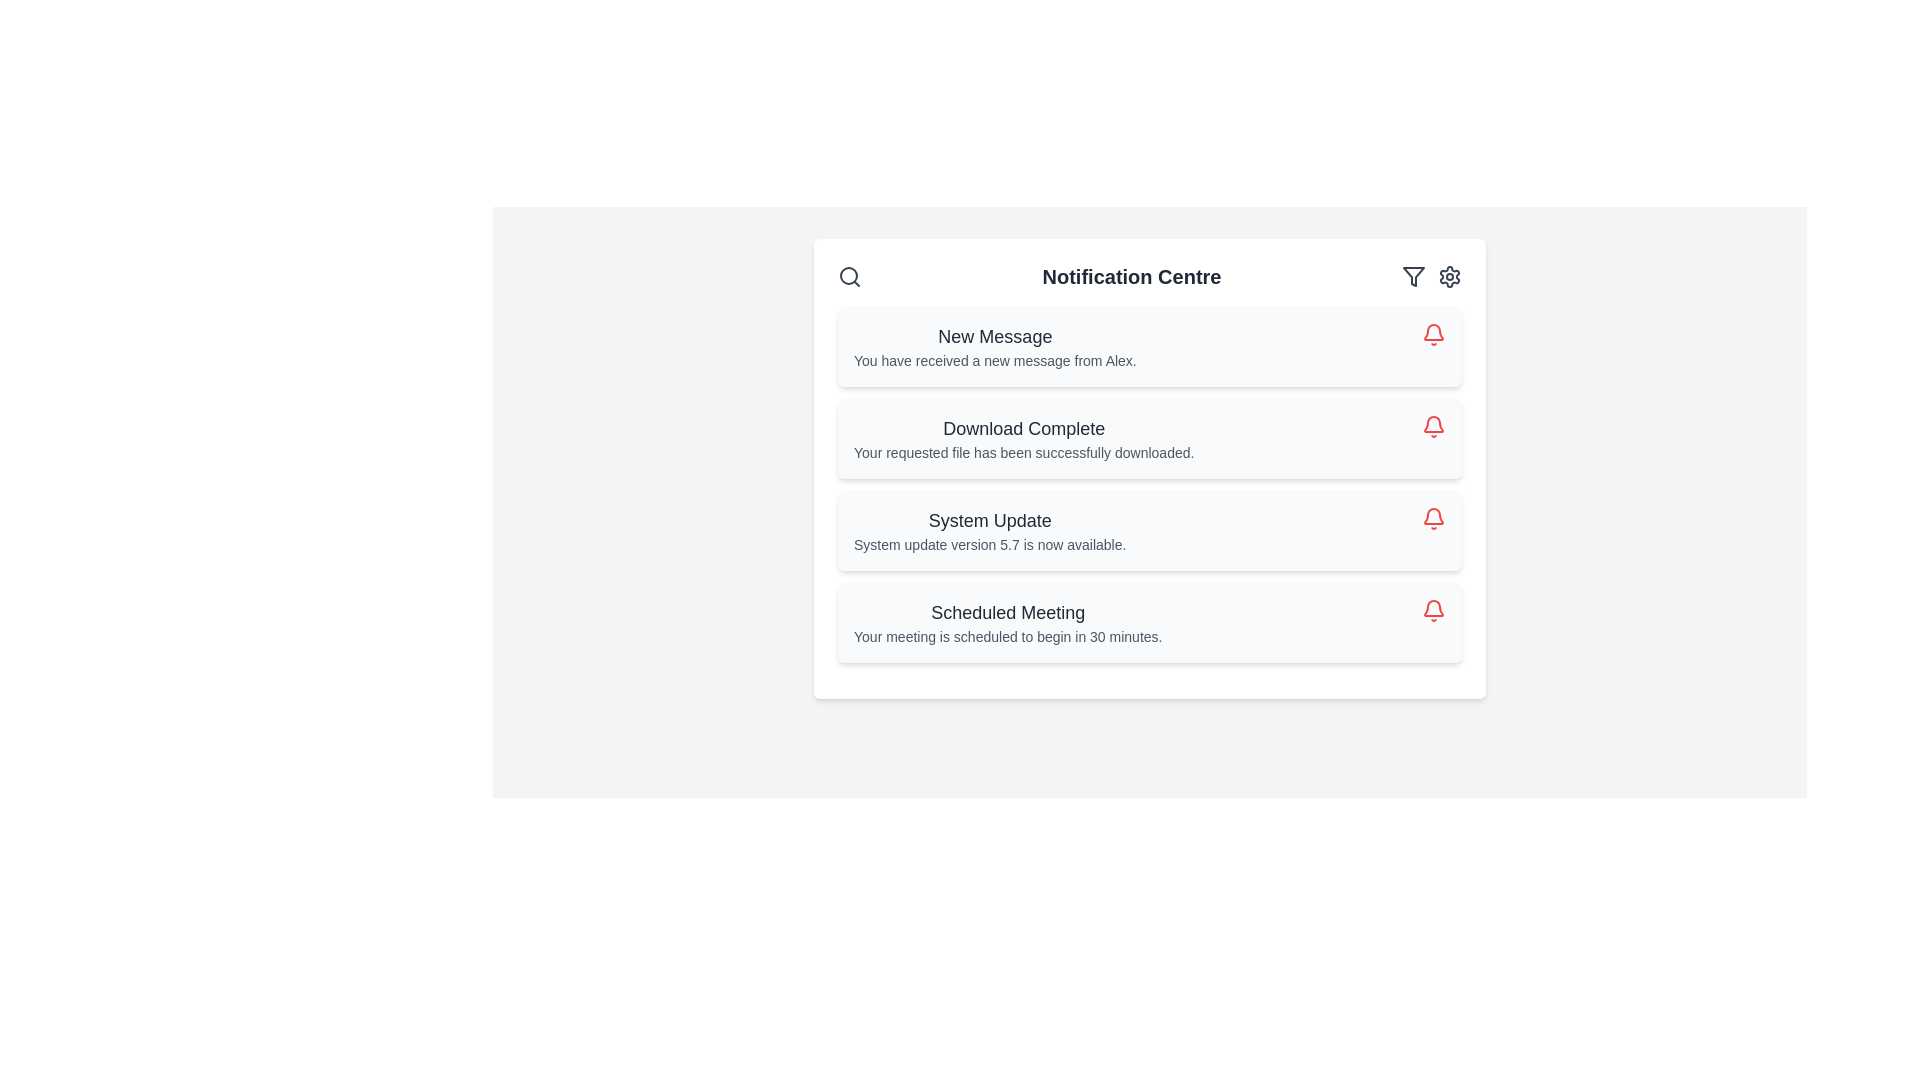 The width and height of the screenshot is (1920, 1080). Describe the element at coordinates (1150, 530) in the screenshot. I see `the Notification card that provides information about the new system update (version 5.7) in the Notification Centre` at that location.